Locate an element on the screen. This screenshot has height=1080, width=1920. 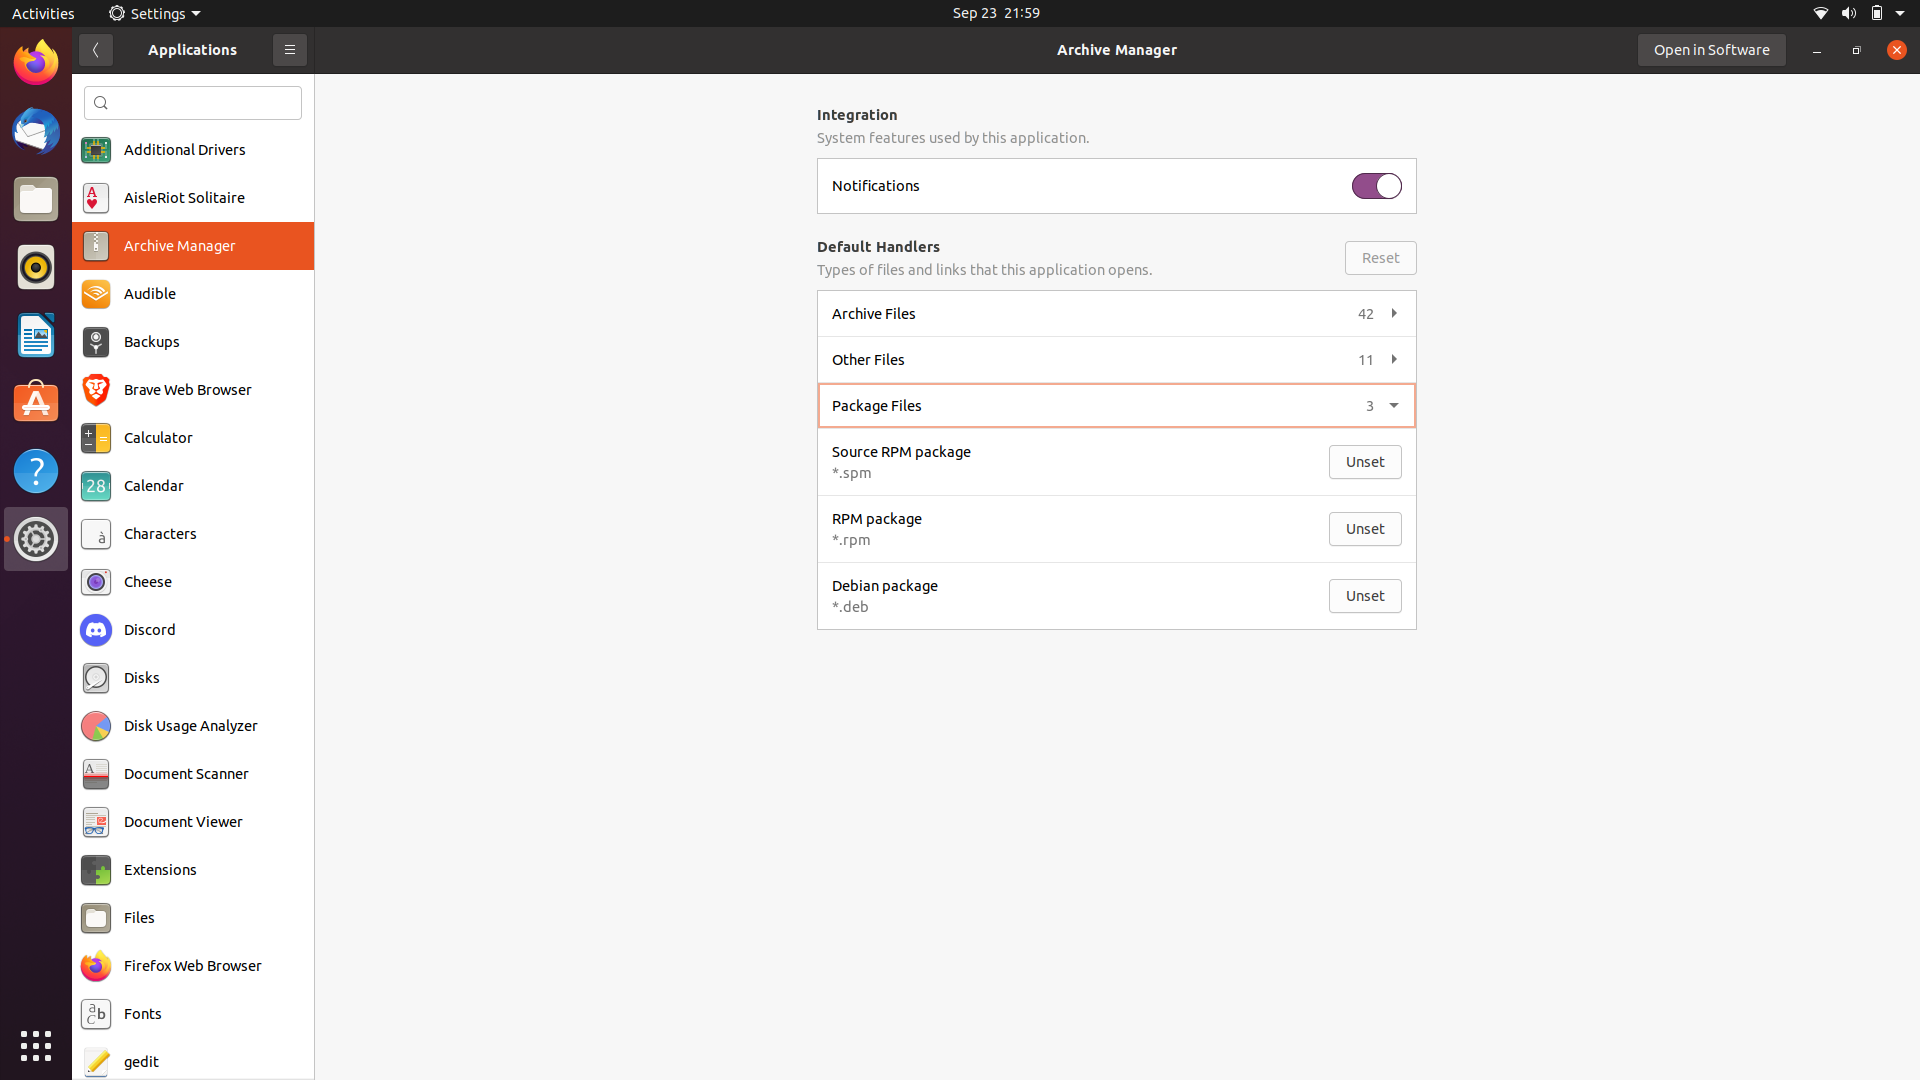
the Settings feature is located at coordinates (152, 16).